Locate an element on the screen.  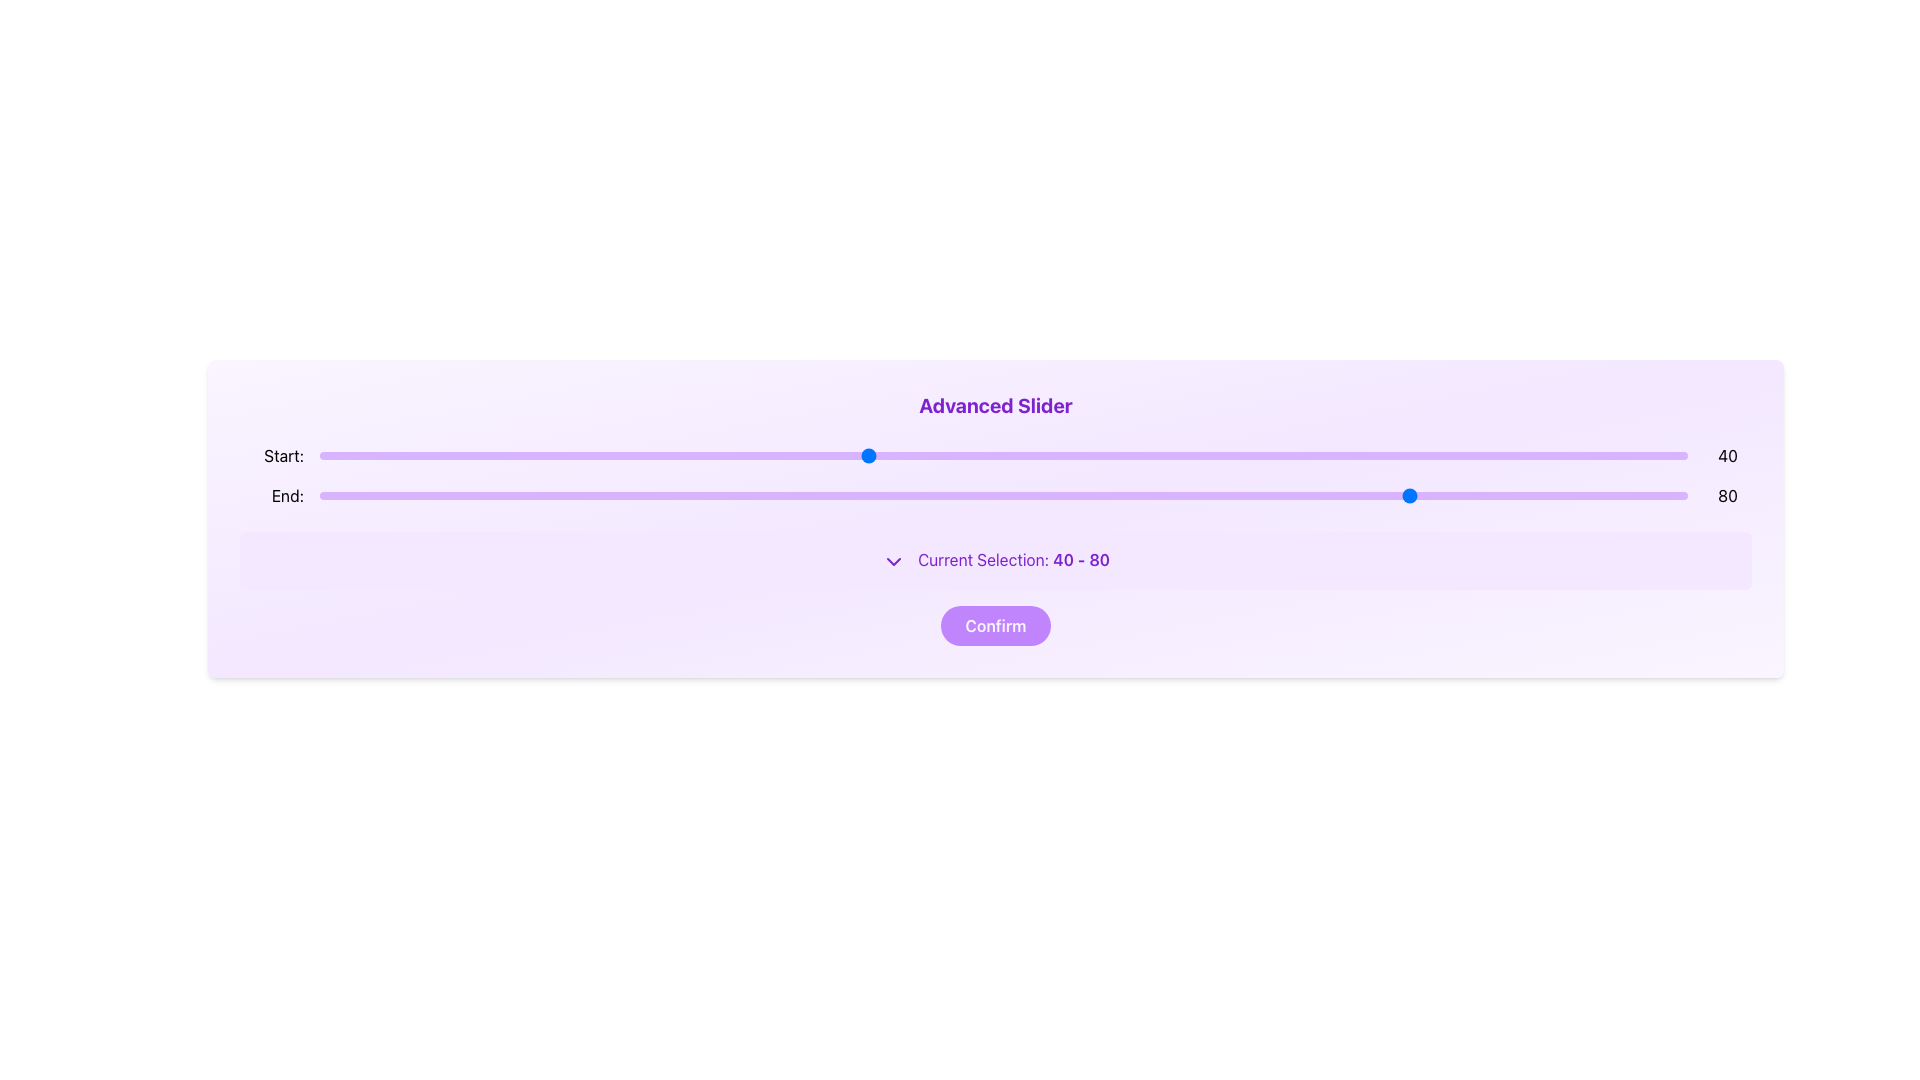
the start slider is located at coordinates (1057, 455).